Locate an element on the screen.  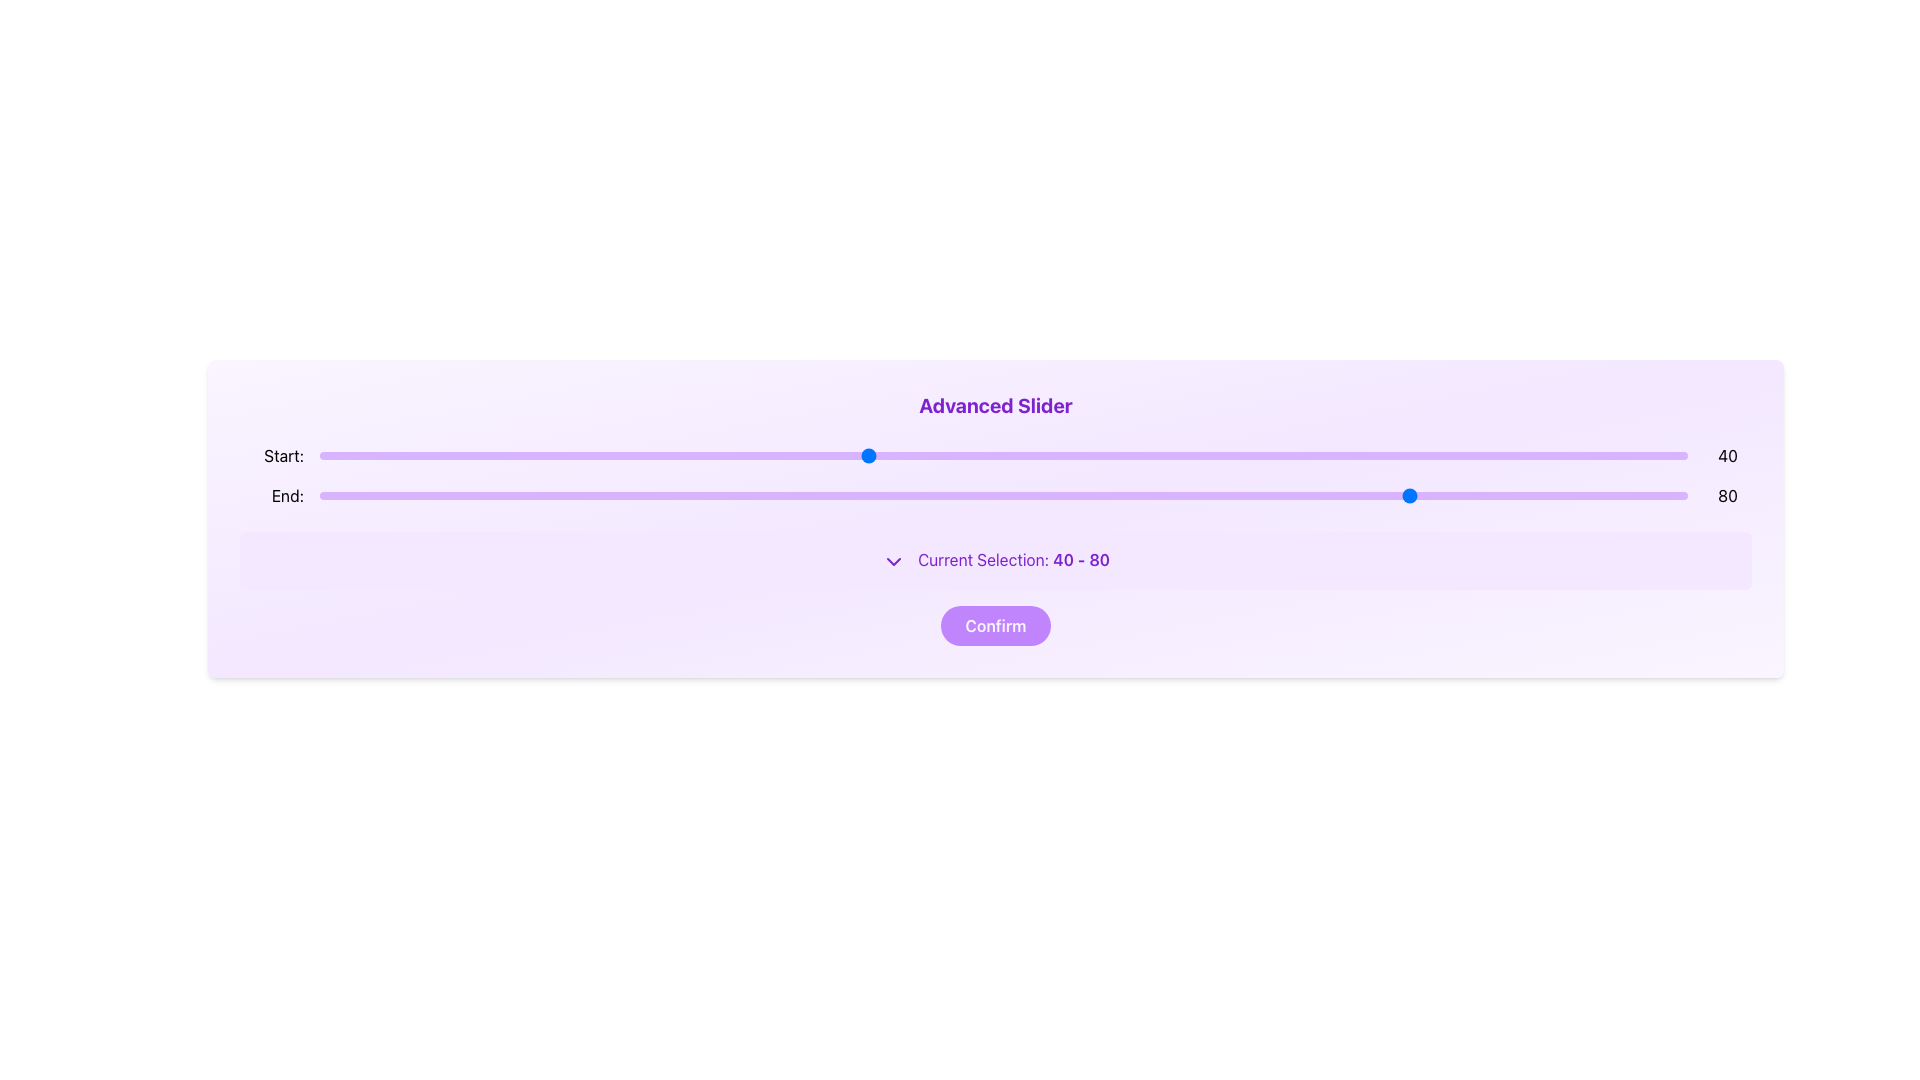
the start slider is located at coordinates (1057, 455).